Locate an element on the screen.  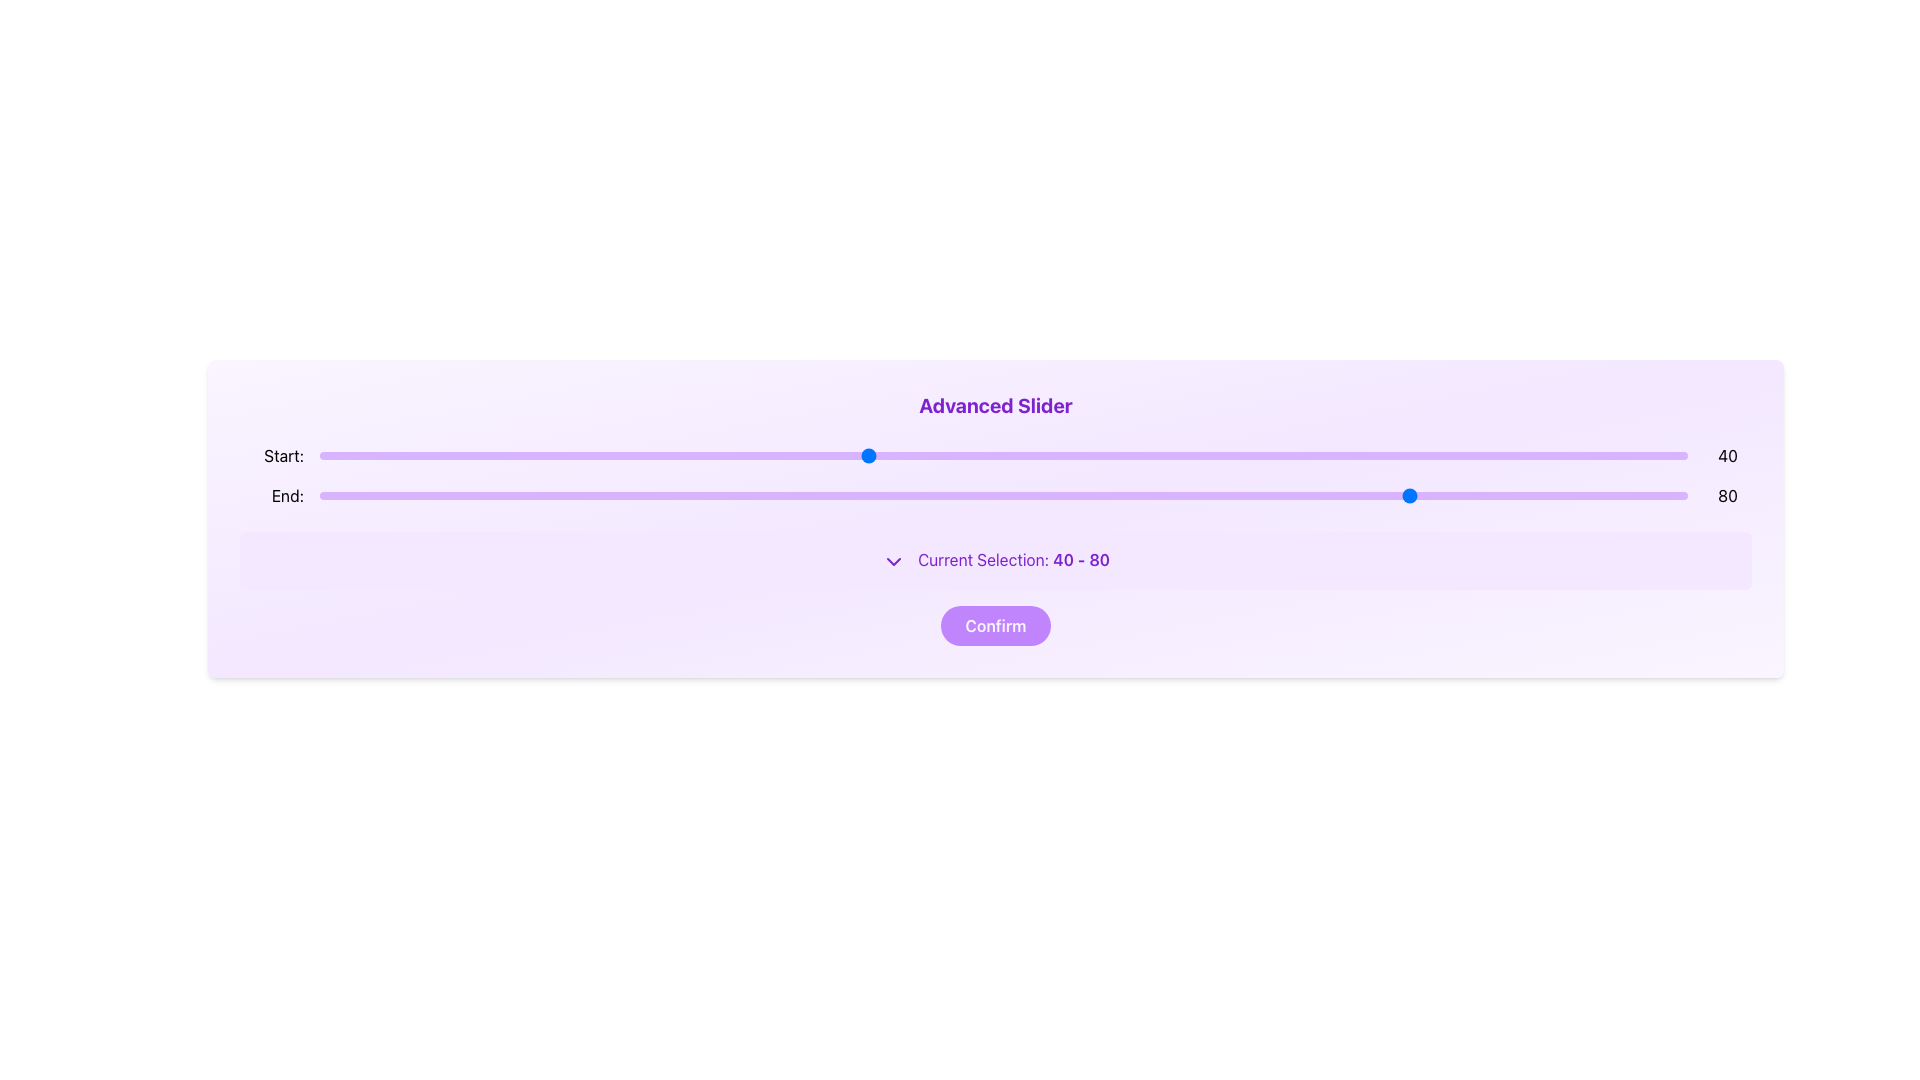
the start slider is located at coordinates (1057, 455).